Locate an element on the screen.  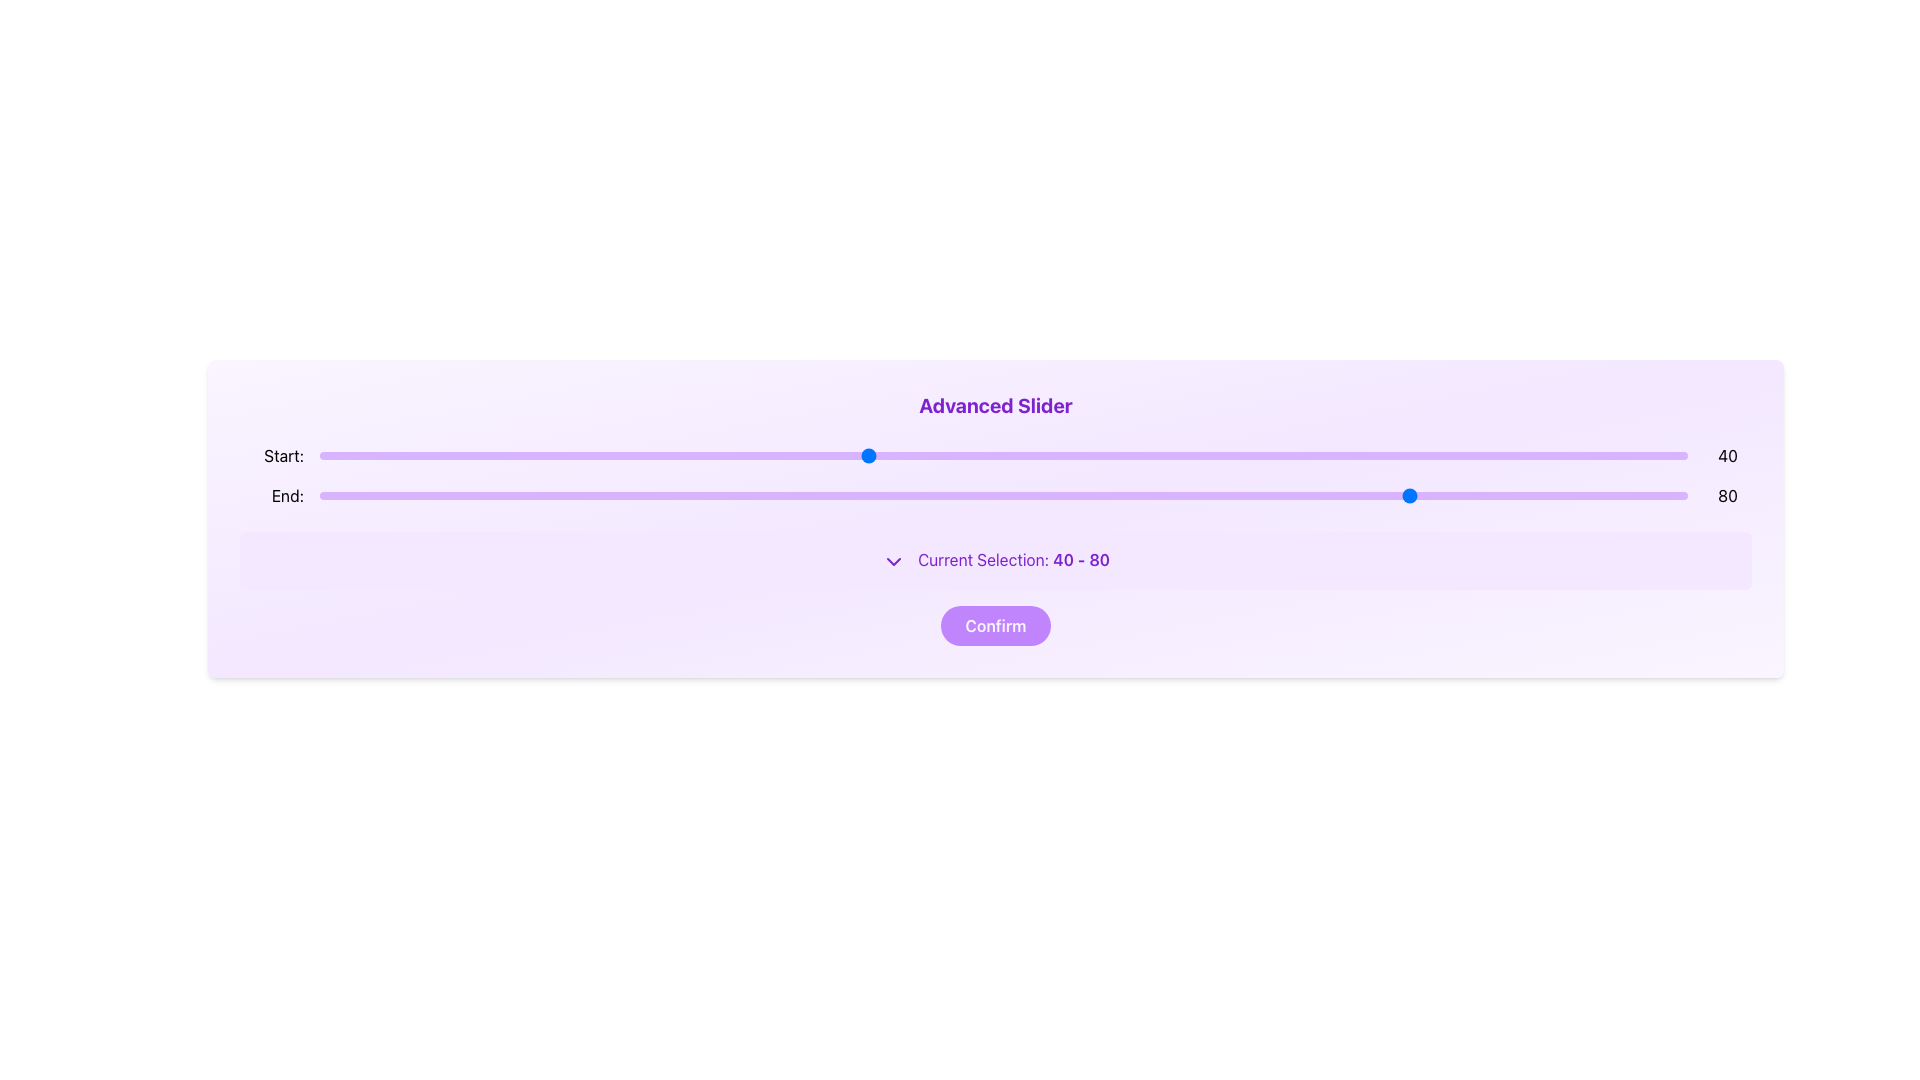
the start slider is located at coordinates (1057, 455).